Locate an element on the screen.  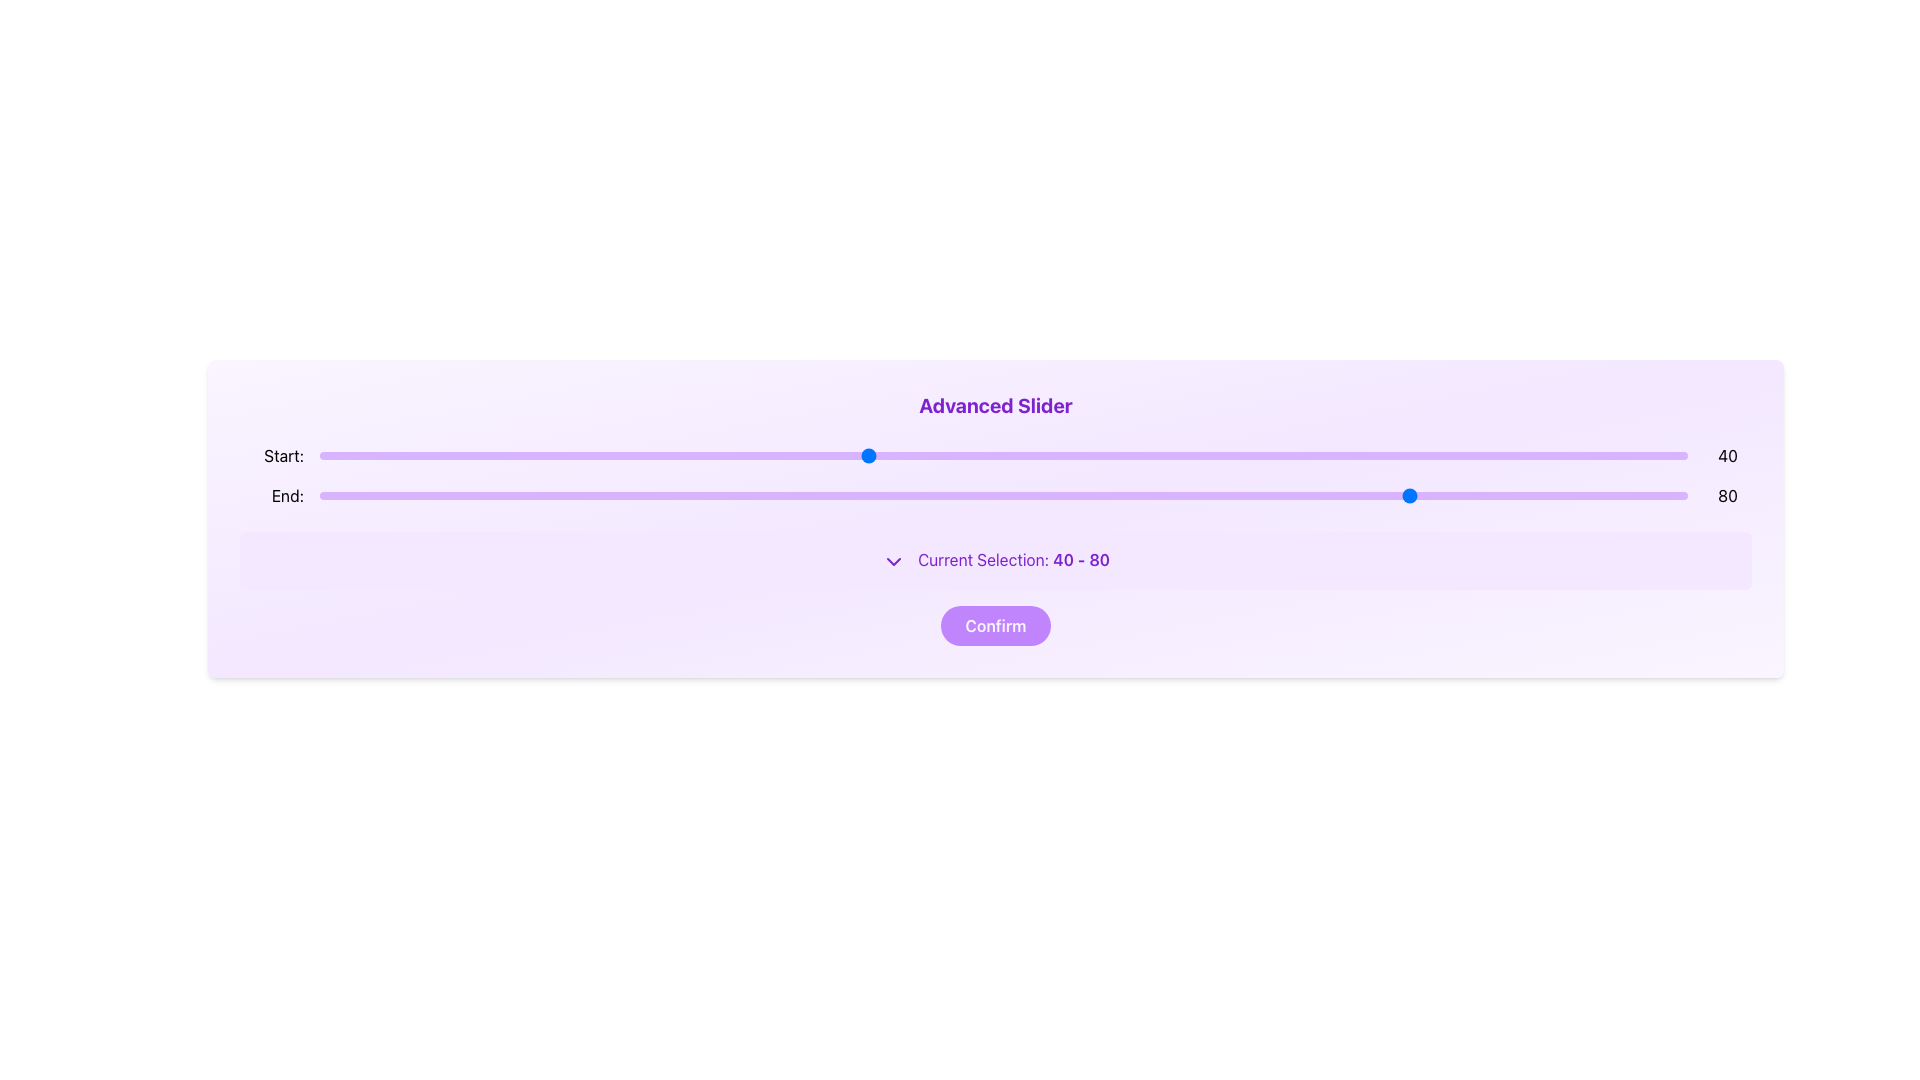
the start slider is located at coordinates (1057, 455).